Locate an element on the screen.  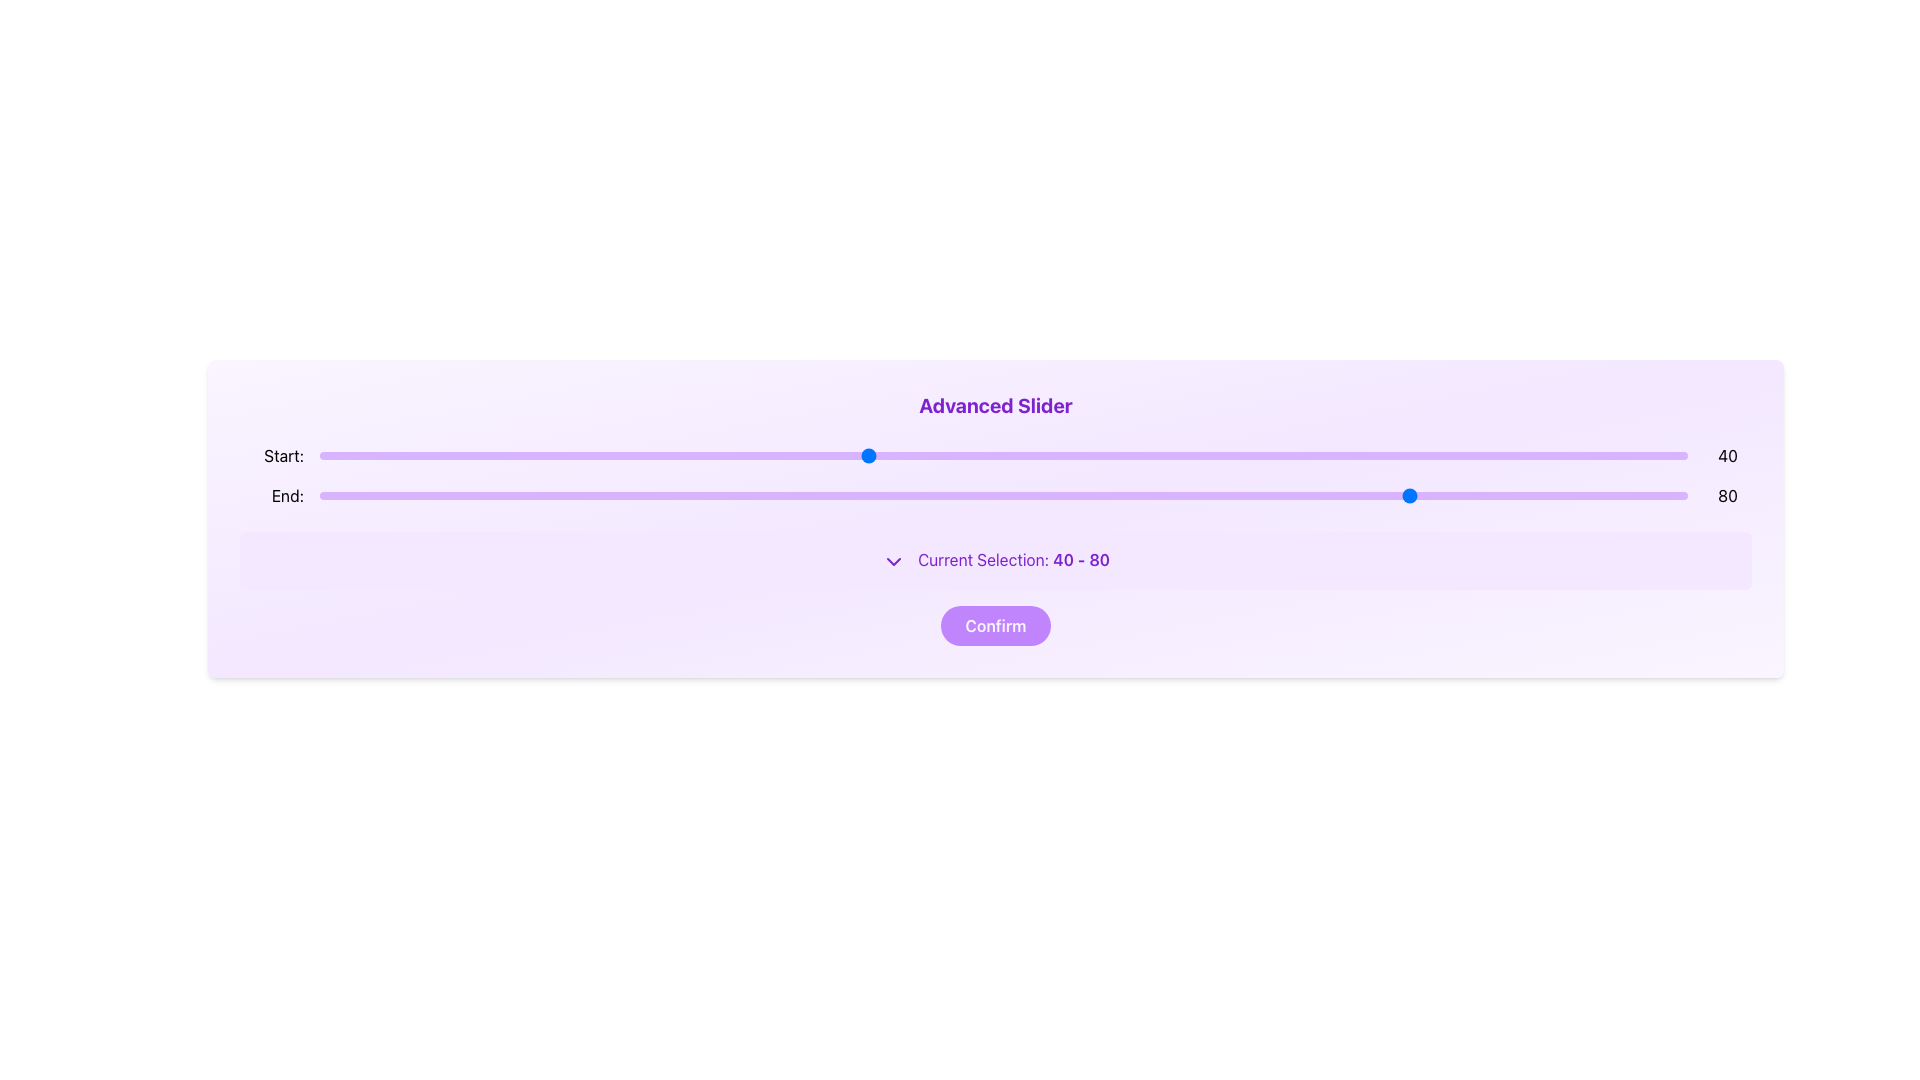
the start slider is located at coordinates (1057, 455).